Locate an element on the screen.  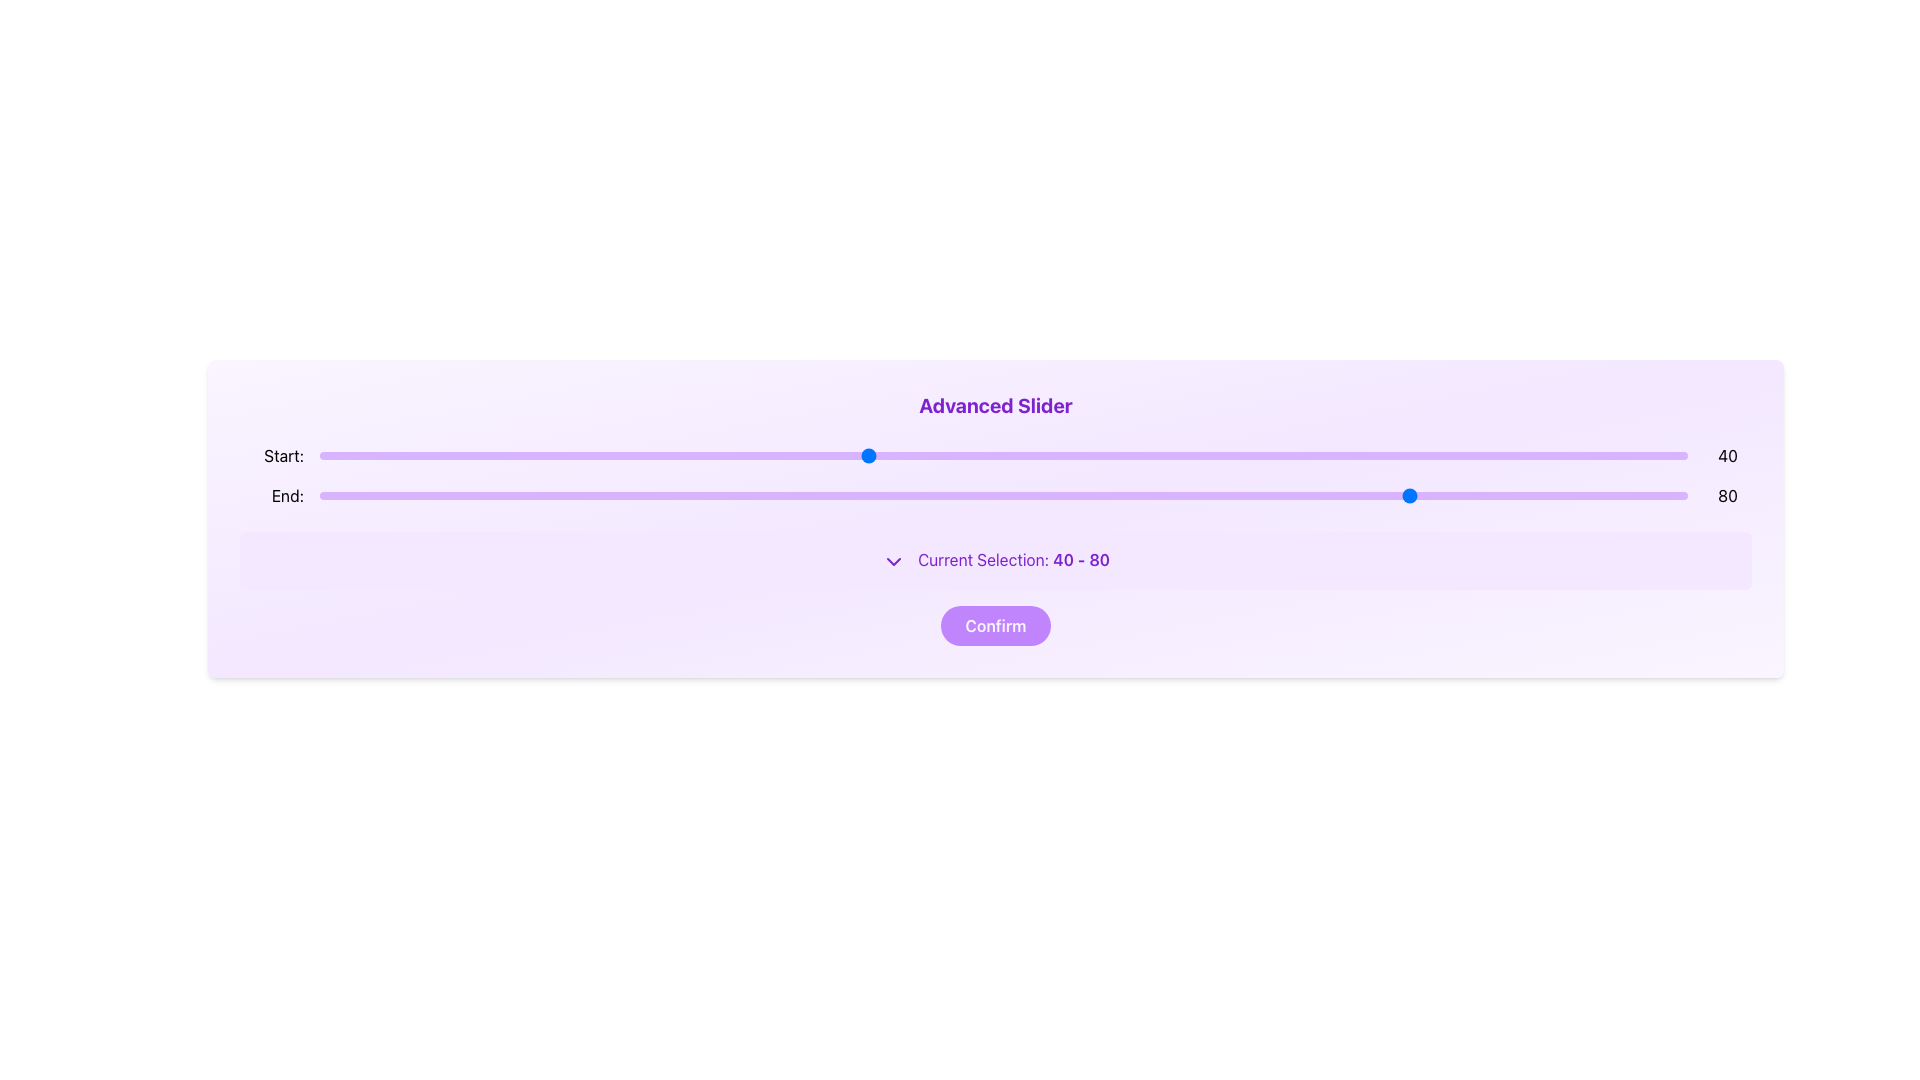
the start slider is located at coordinates (1057, 455).